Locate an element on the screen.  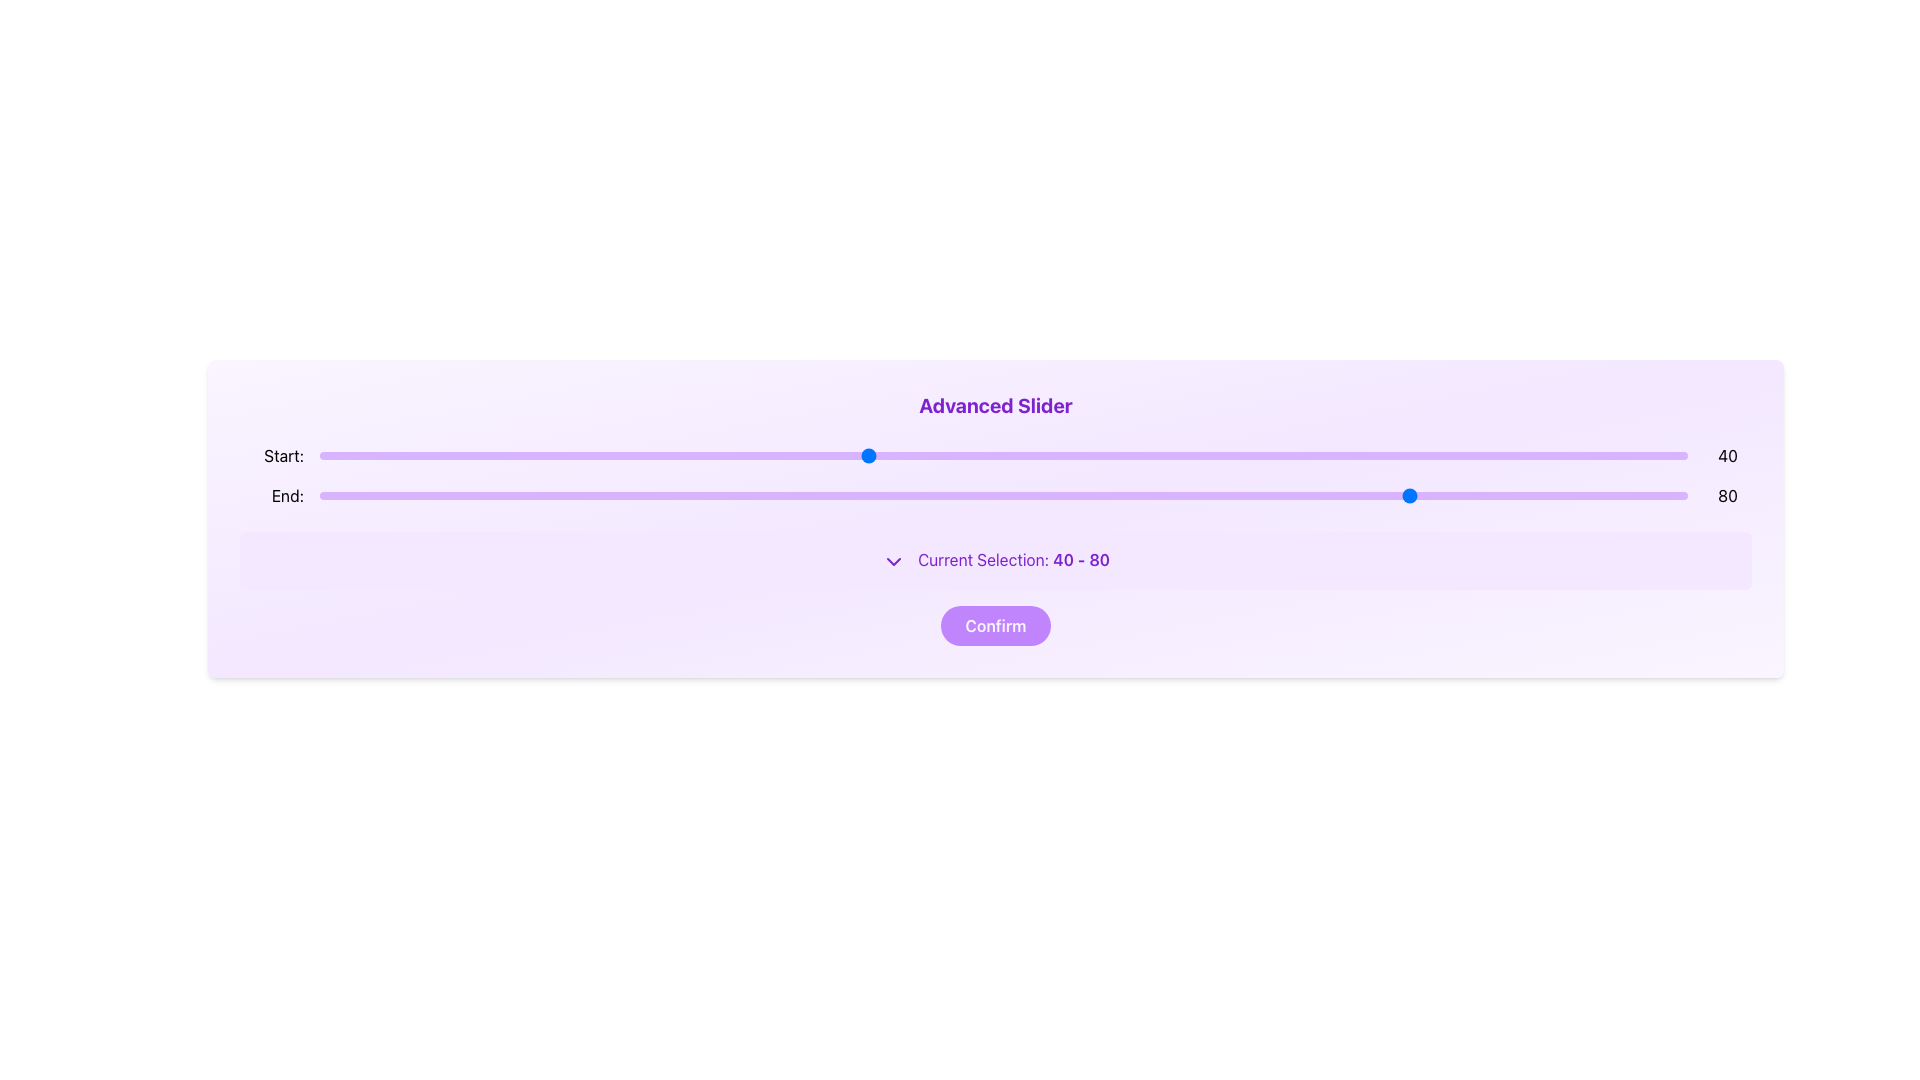
the start slider is located at coordinates (1057, 455).